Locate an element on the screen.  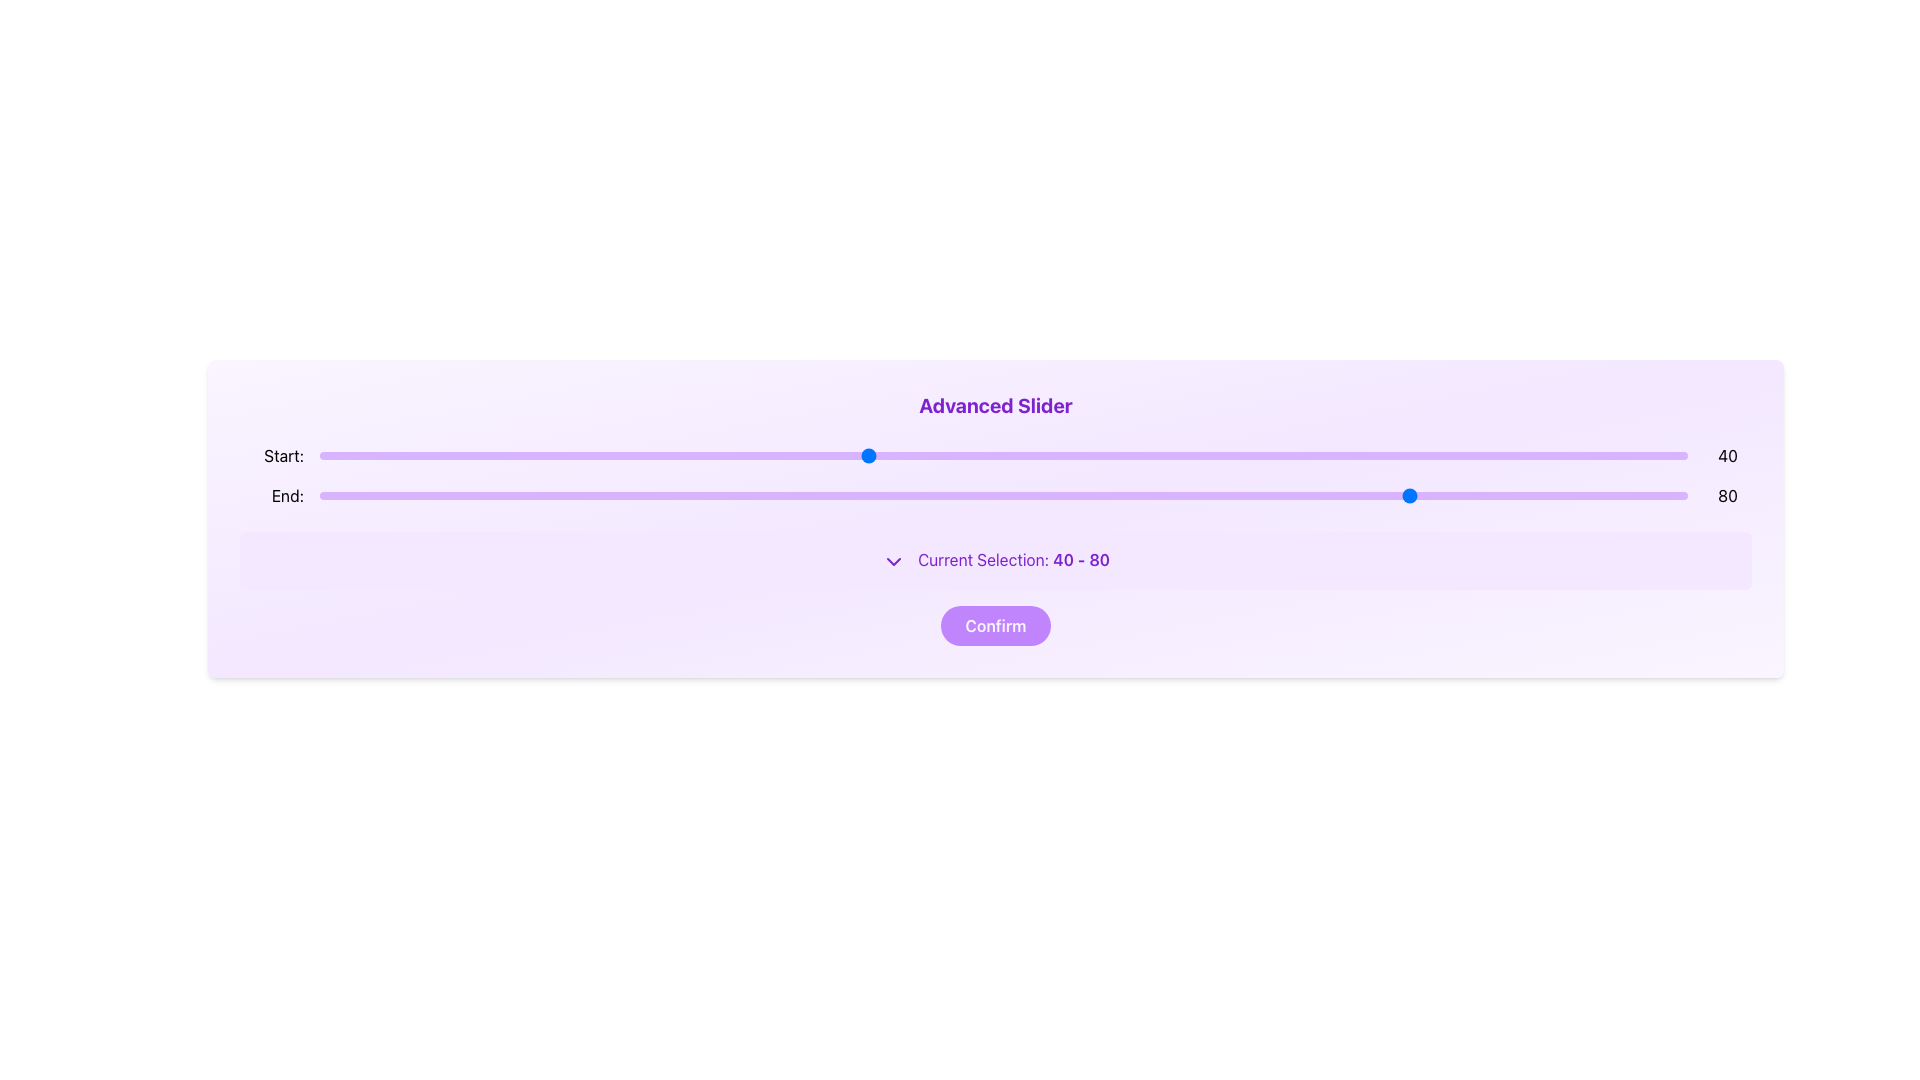
the start slider is located at coordinates (1057, 455).